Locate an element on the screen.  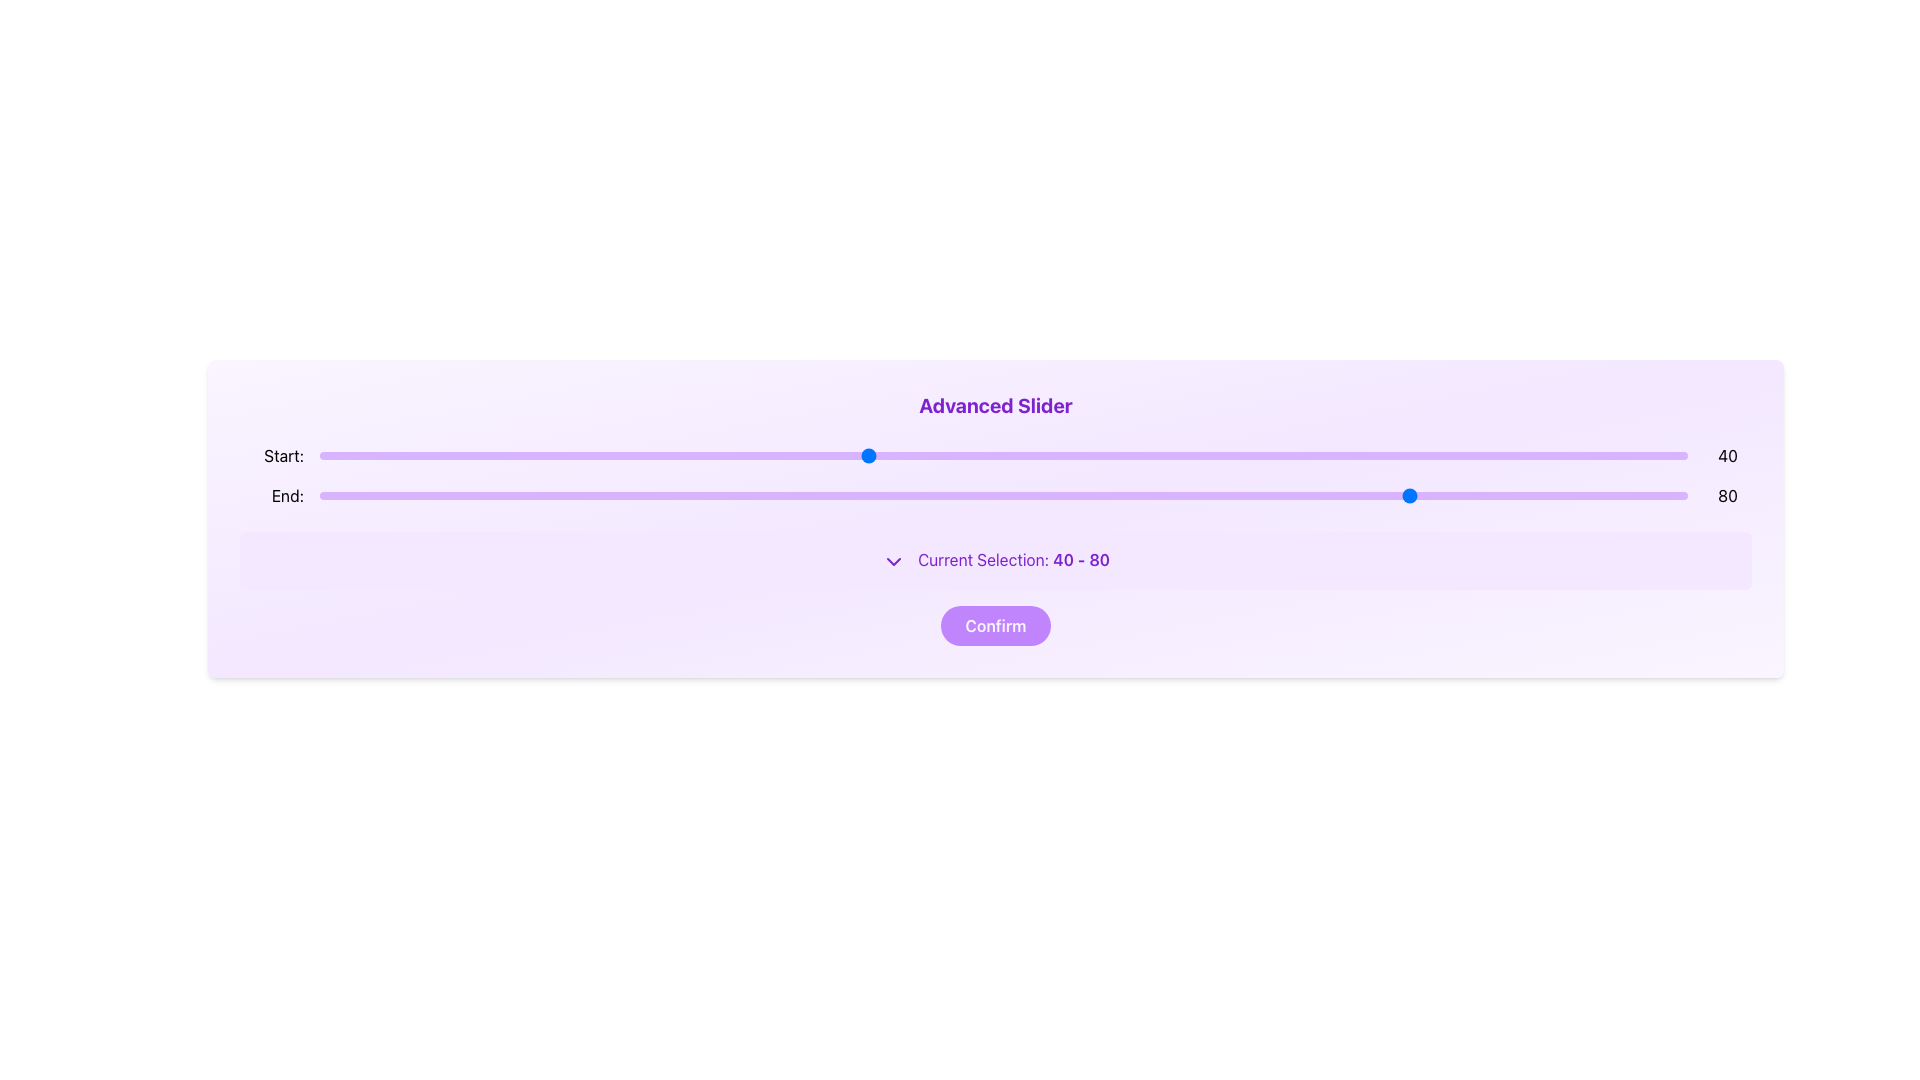
the start slider is located at coordinates (1057, 455).